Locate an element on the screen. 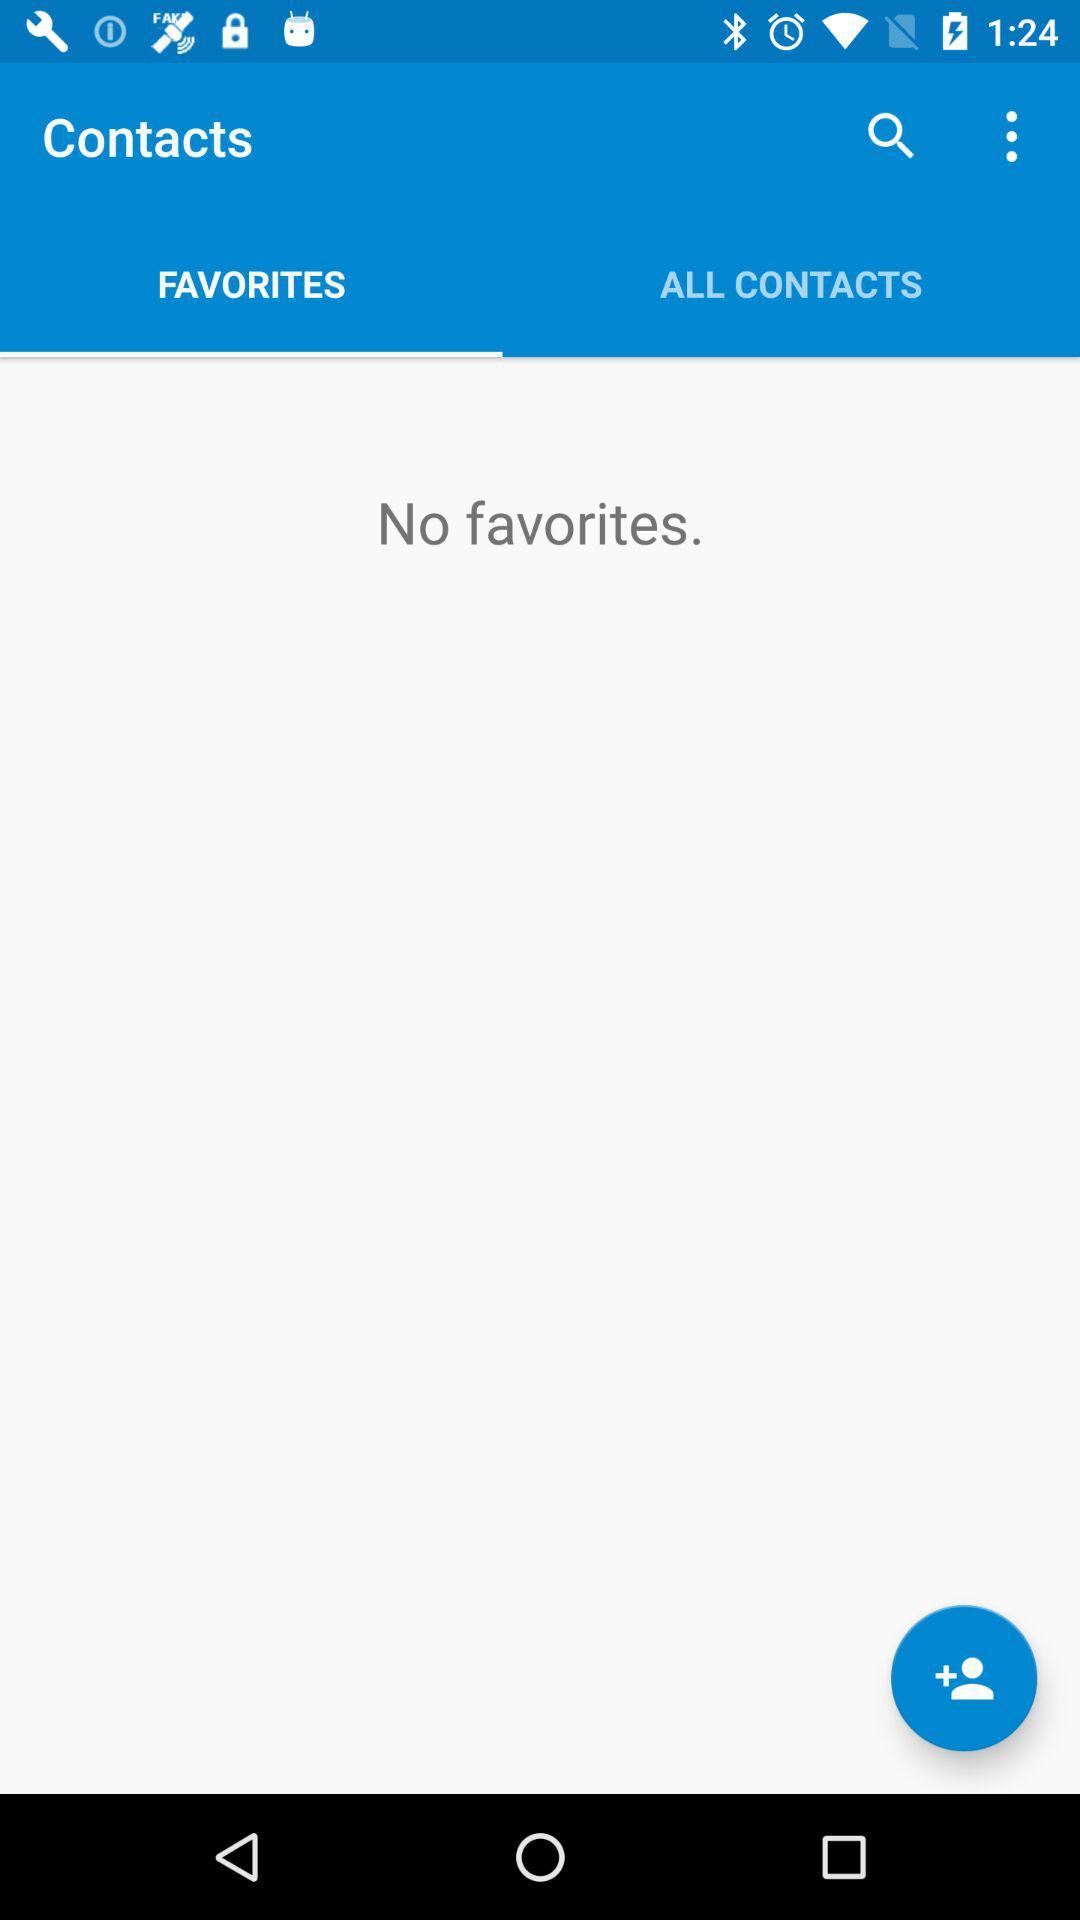 This screenshot has width=1080, height=1920. the all contacts app is located at coordinates (790, 282).